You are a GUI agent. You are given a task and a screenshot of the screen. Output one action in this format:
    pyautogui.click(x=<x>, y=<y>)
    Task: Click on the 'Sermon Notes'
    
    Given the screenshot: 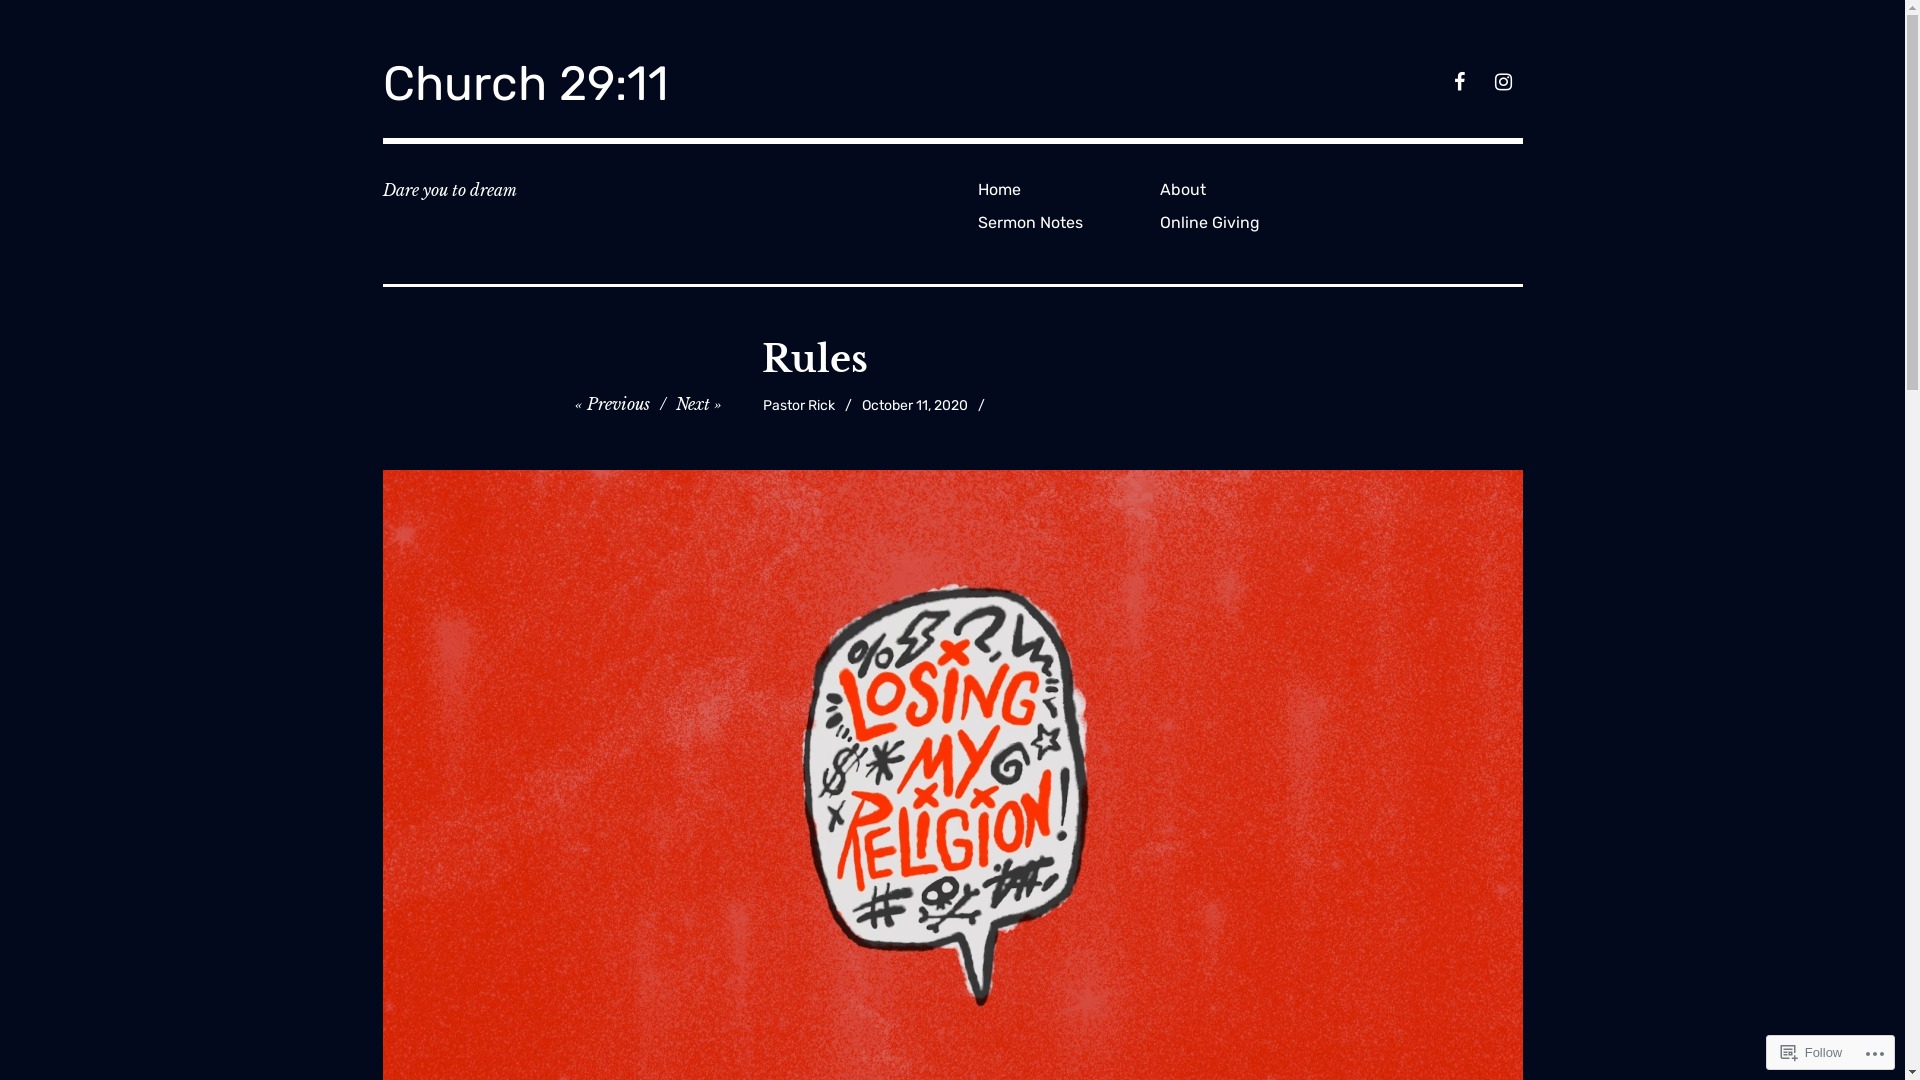 What is the action you would take?
    pyautogui.click(x=969, y=222)
    